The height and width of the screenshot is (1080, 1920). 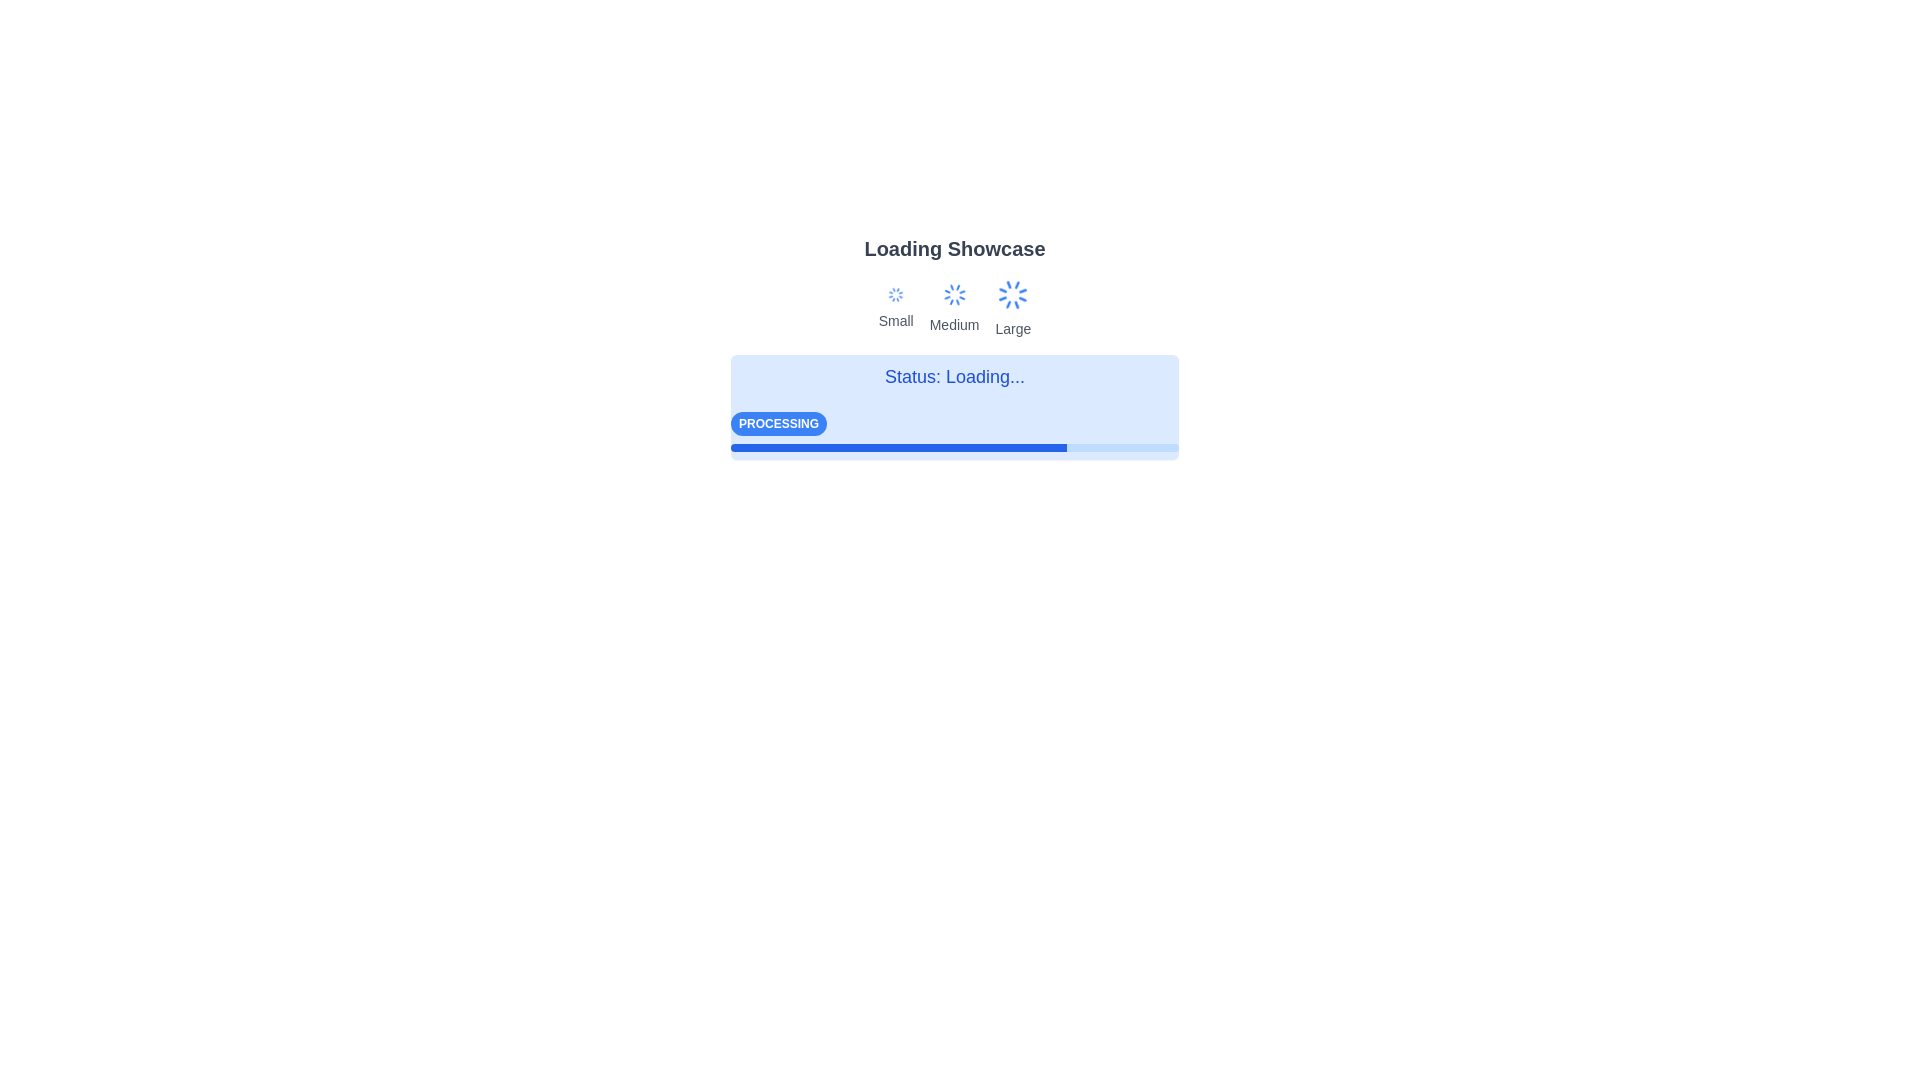 I want to click on the spinning animation of the Loader or Spinner Icon, which is the third icon in the group labeled 'Small', 'Medium', and 'Large', located above the 'Large' label, so click(x=1013, y=294).